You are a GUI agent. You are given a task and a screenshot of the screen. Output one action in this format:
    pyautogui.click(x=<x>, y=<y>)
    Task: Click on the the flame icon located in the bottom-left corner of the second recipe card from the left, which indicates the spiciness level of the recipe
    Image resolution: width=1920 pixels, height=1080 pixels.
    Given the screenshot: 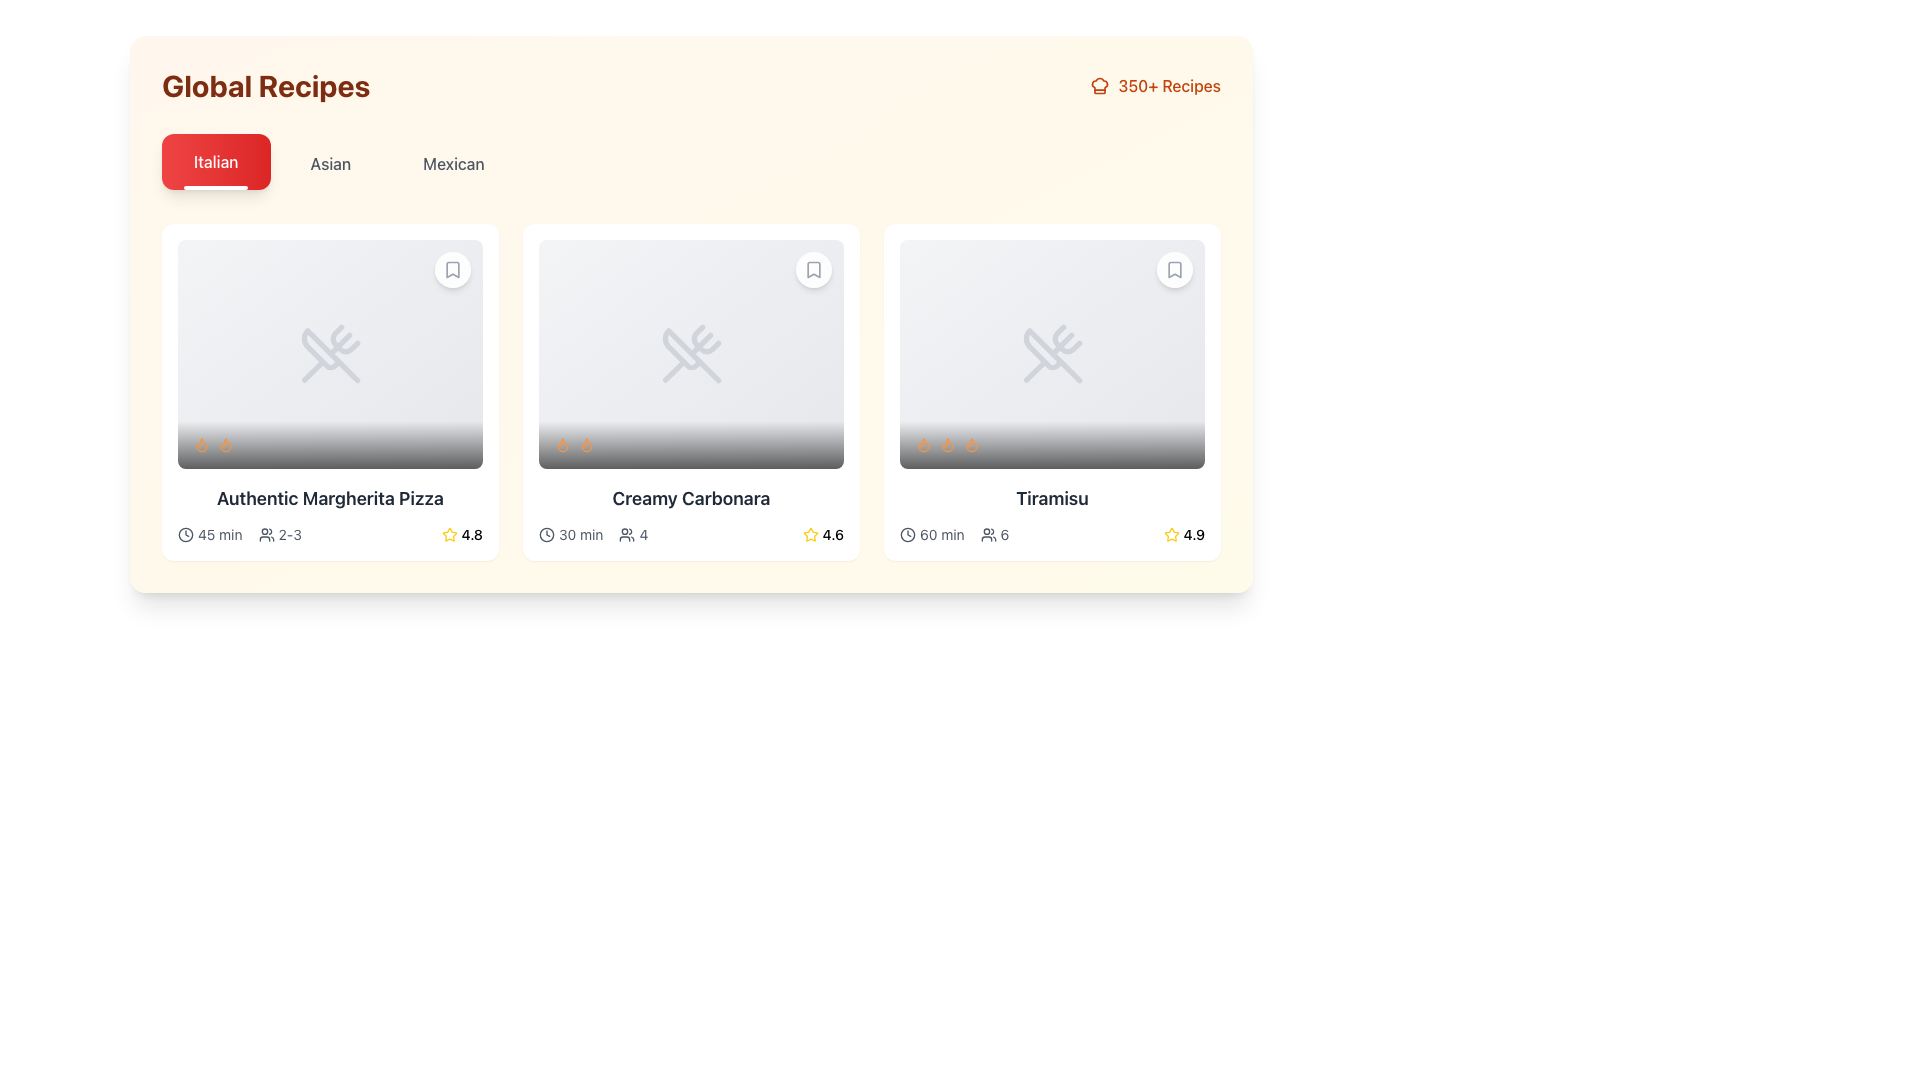 What is the action you would take?
    pyautogui.click(x=585, y=443)
    